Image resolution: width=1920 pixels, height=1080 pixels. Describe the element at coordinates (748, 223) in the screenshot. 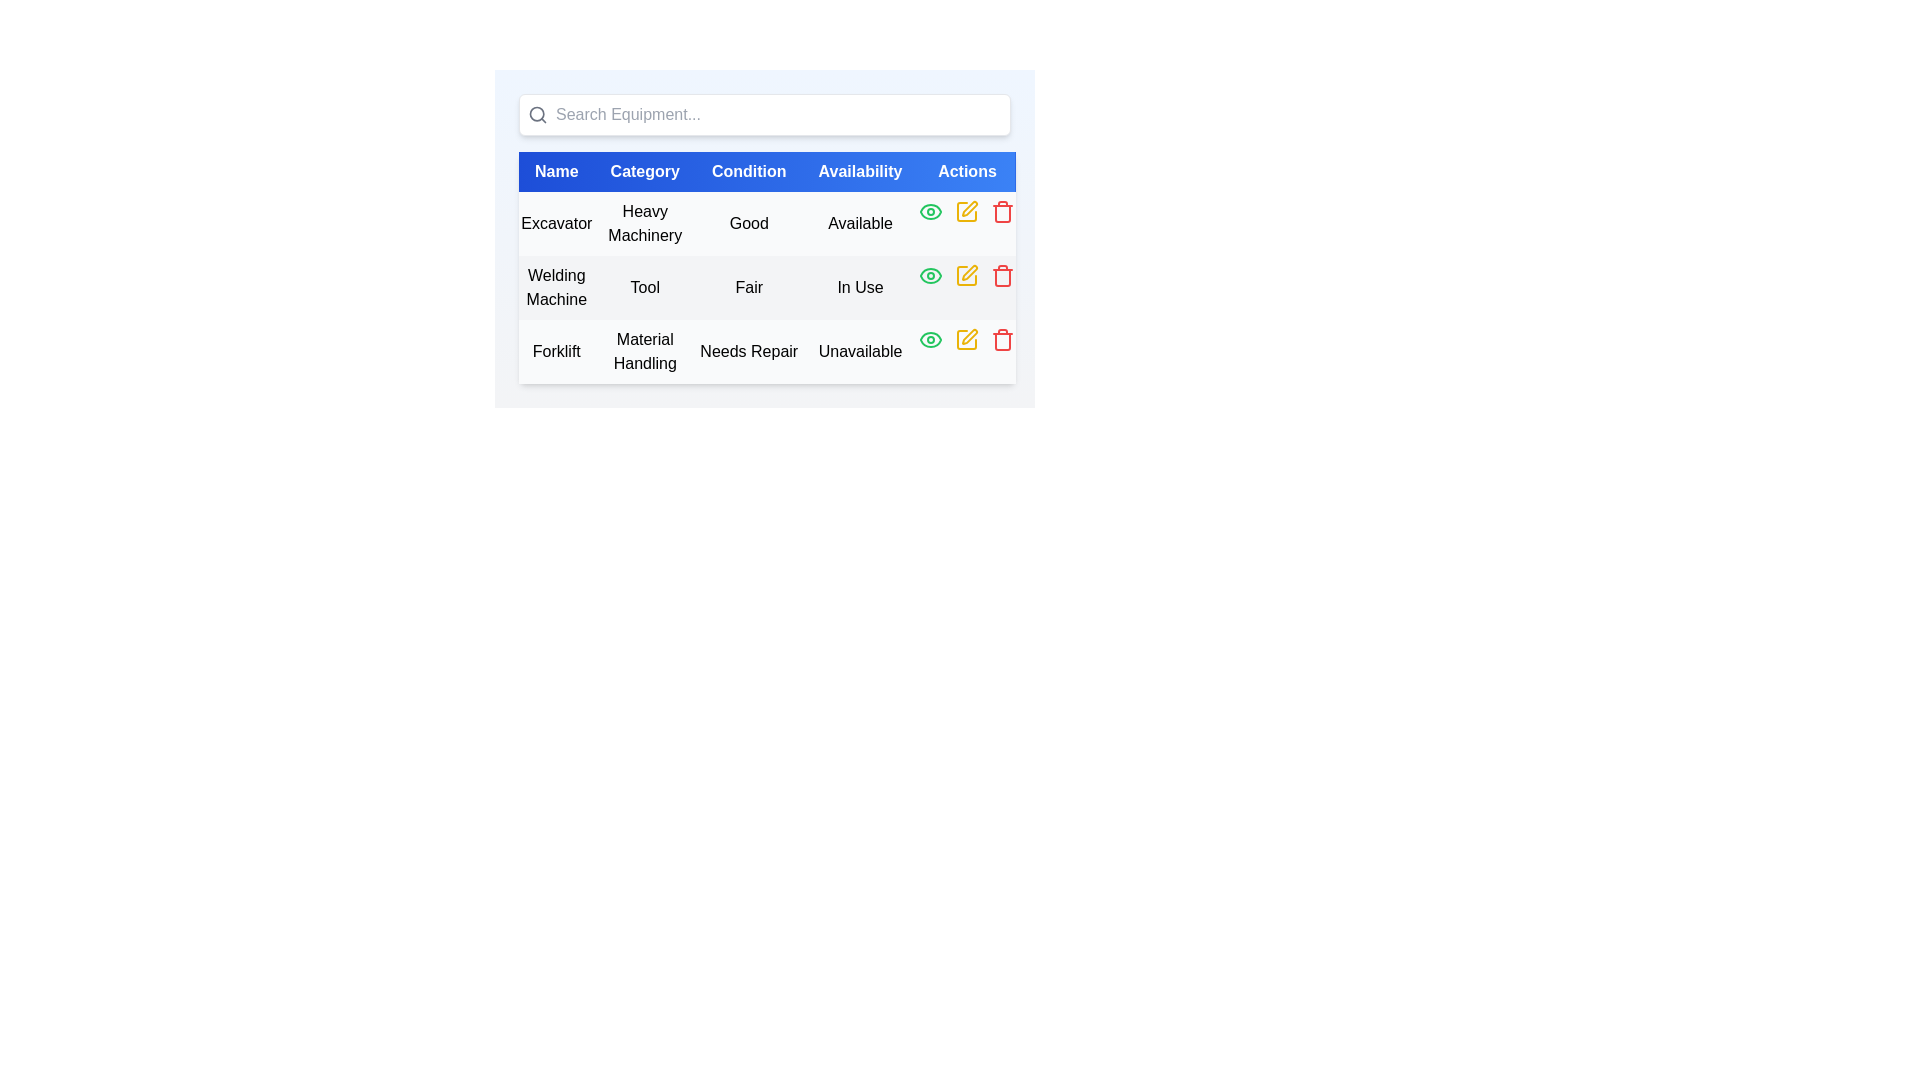

I see `the Text Label displaying 'Good' in bold, centered style located in the third column under the 'Condition' header of the table` at that location.